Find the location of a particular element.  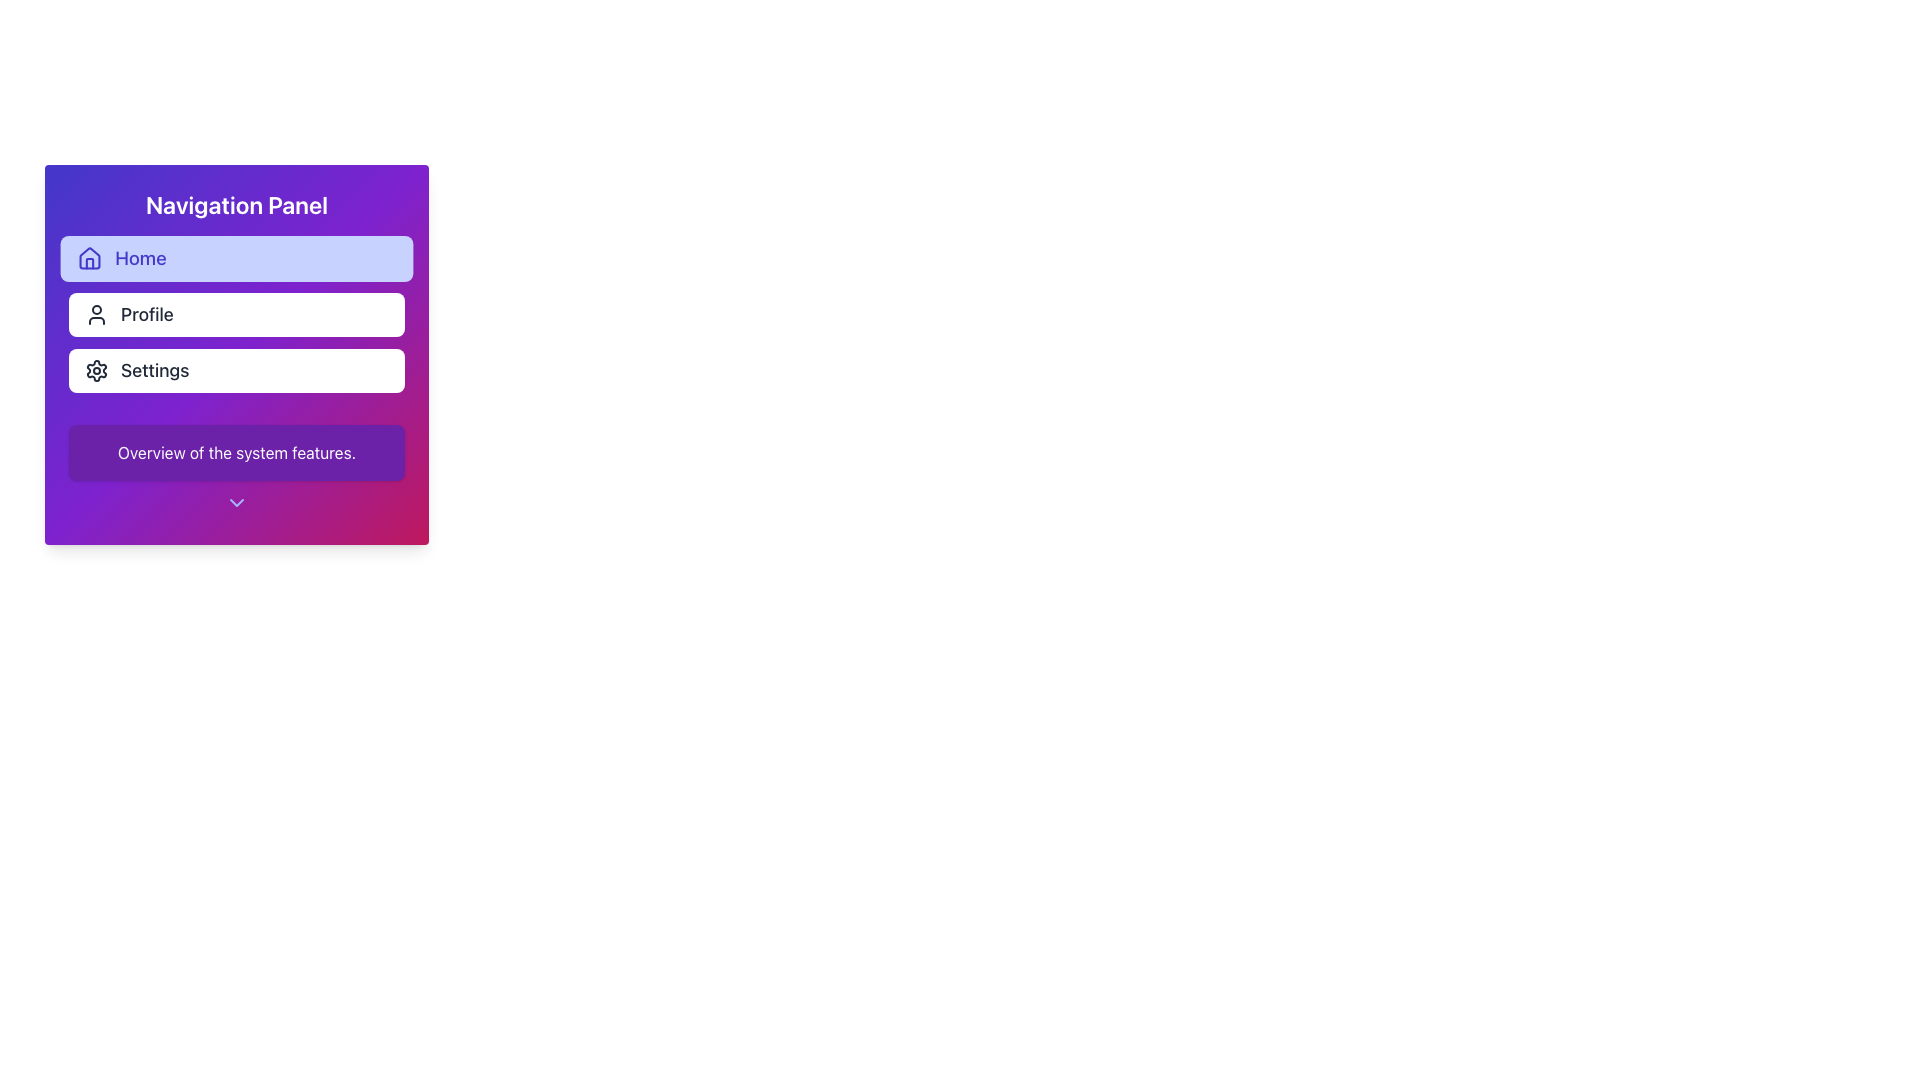

the 'Settings' section of the Navigation Panel, which is highlighted and located between the 'Profile' section and the description area is located at coordinates (236, 353).